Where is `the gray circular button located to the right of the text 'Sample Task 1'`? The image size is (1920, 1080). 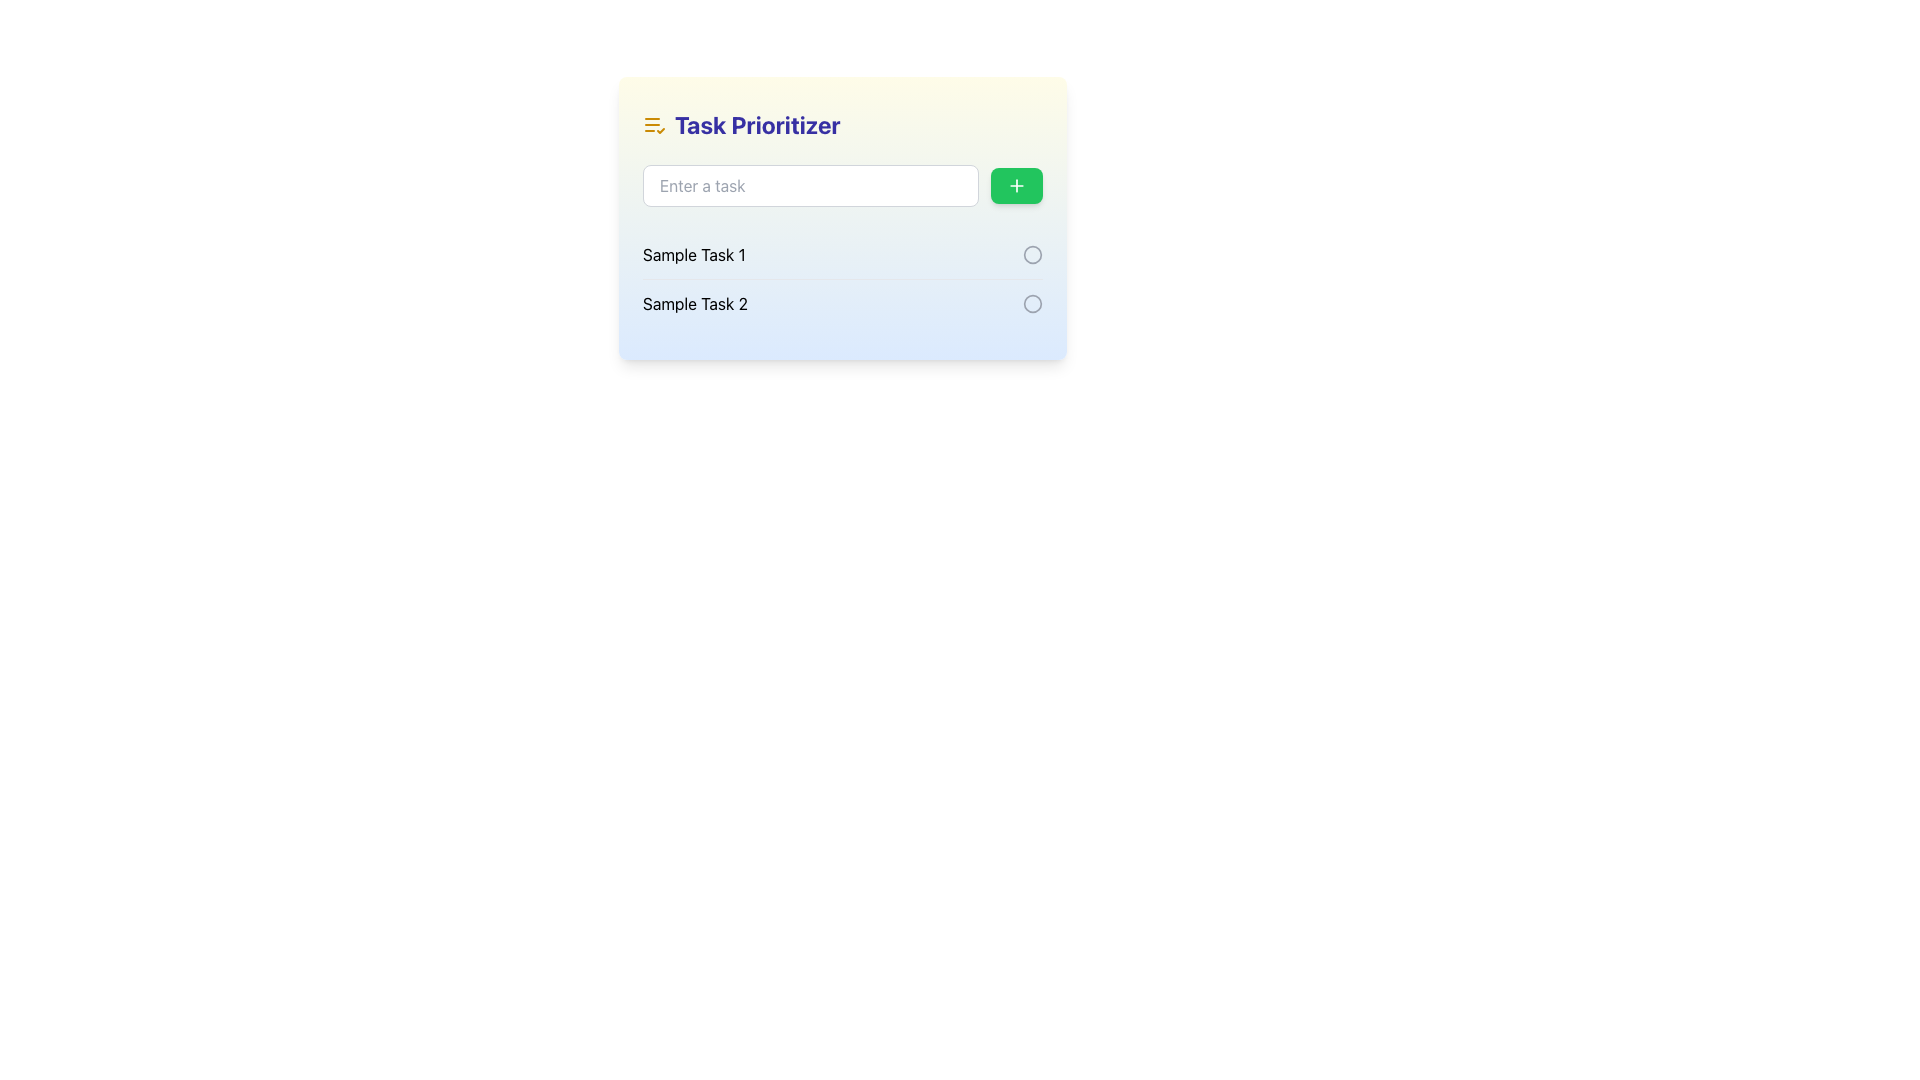
the gray circular button located to the right of the text 'Sample Task 1' is located at coordinates (1032, 253).